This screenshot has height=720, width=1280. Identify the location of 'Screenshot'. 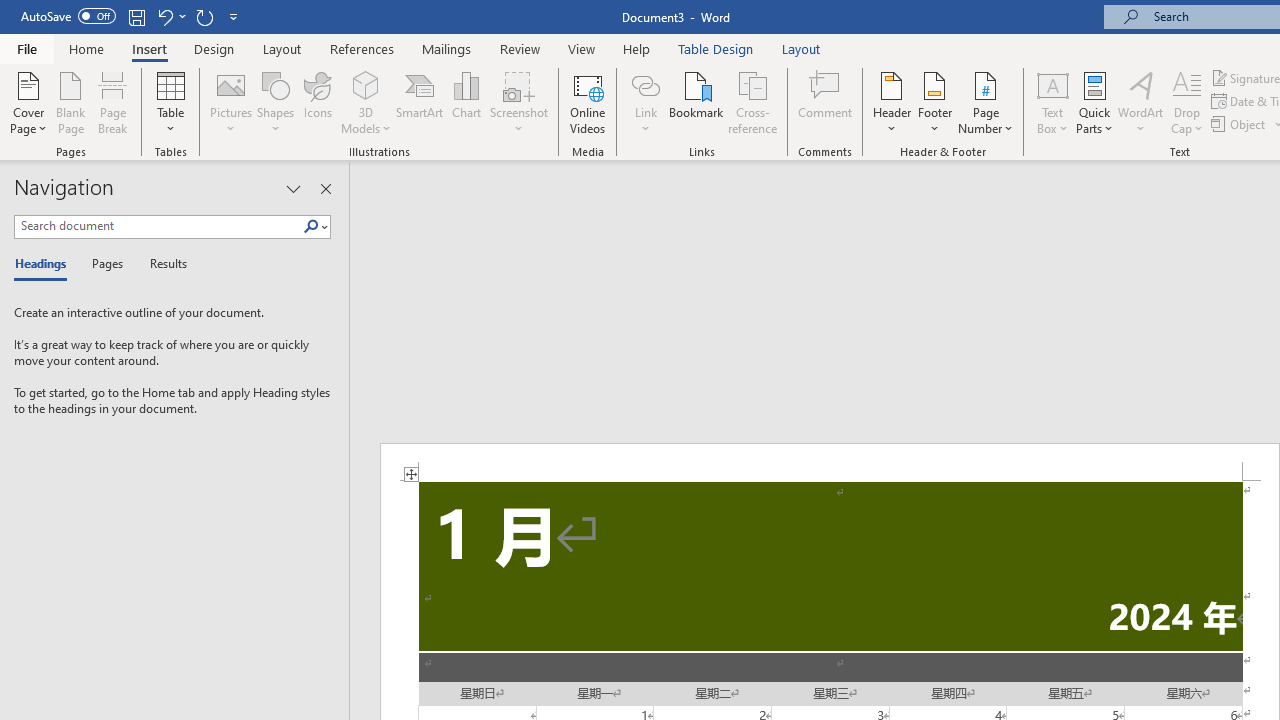
(519, 103).